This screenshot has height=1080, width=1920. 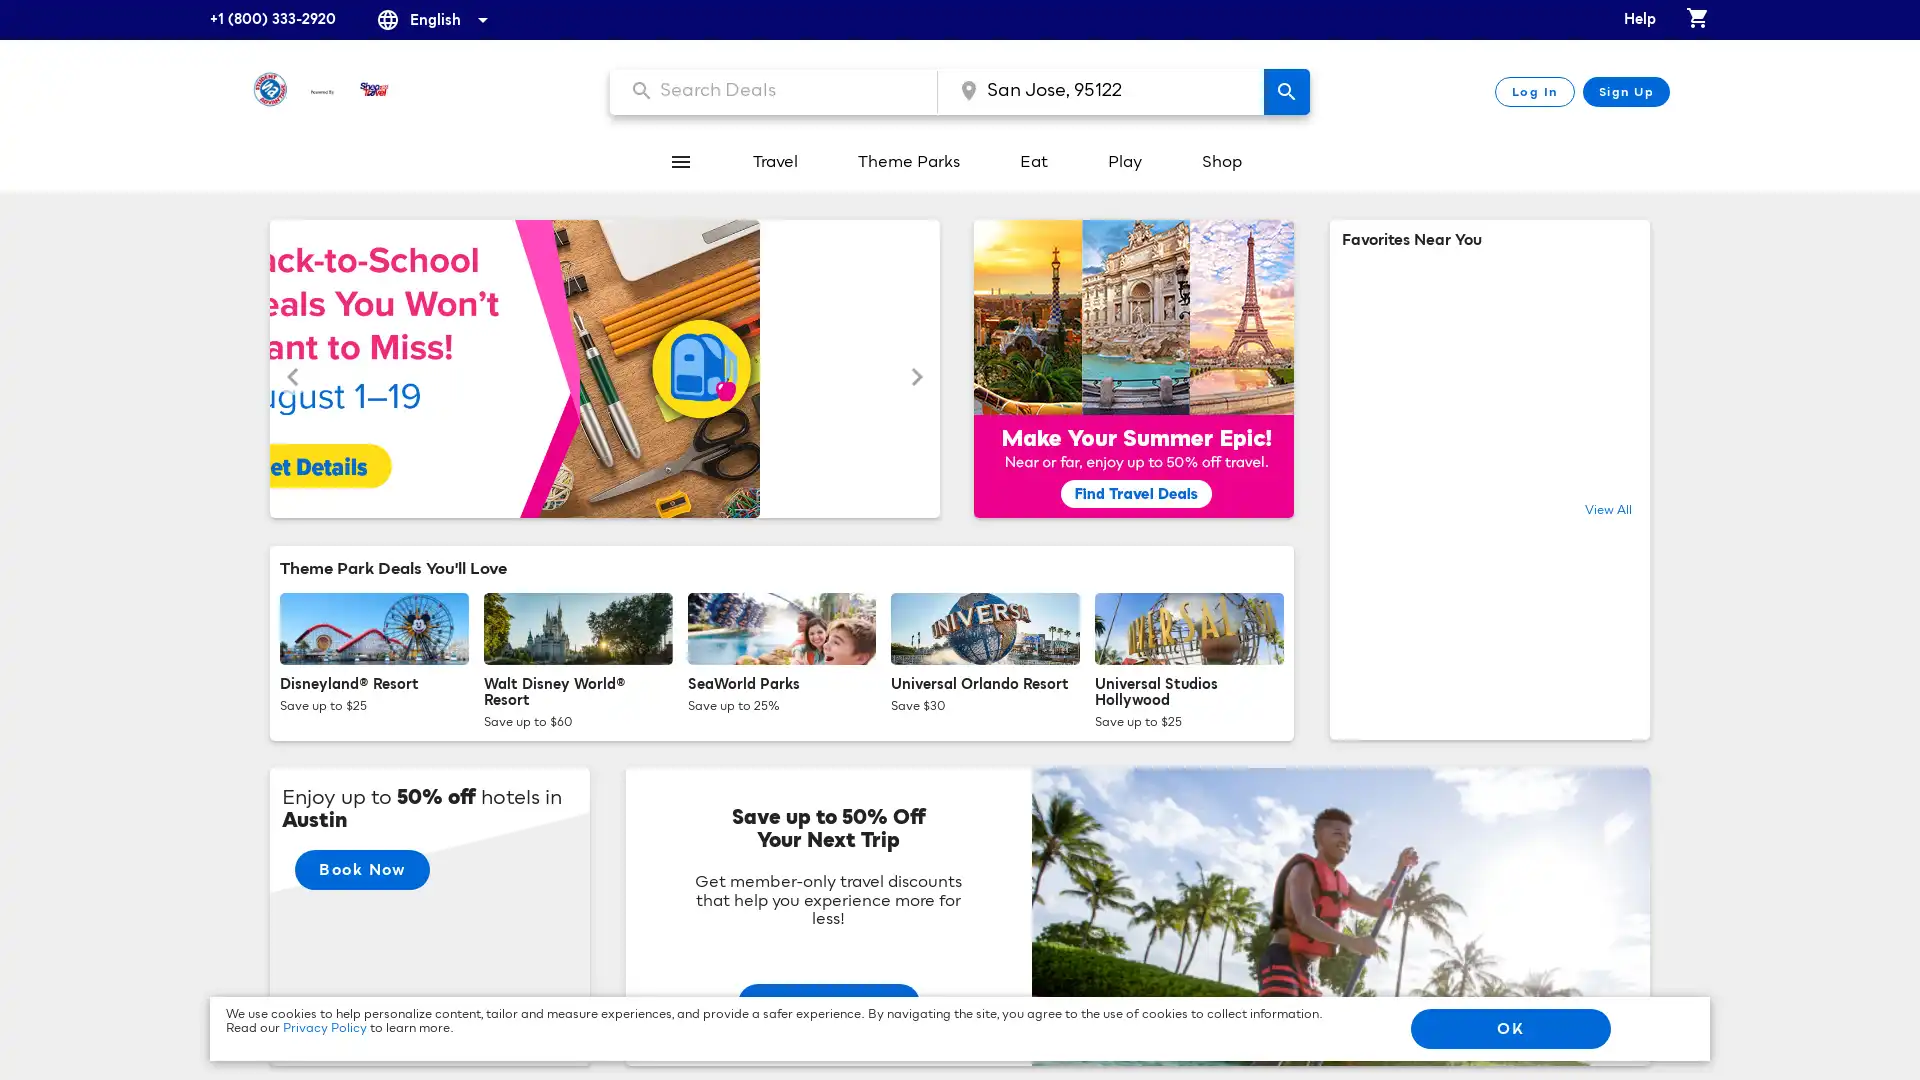 What do you see at coordinates (1608, 714) in the screenshot?
I see `View All` at bounding box center [1608, 714].